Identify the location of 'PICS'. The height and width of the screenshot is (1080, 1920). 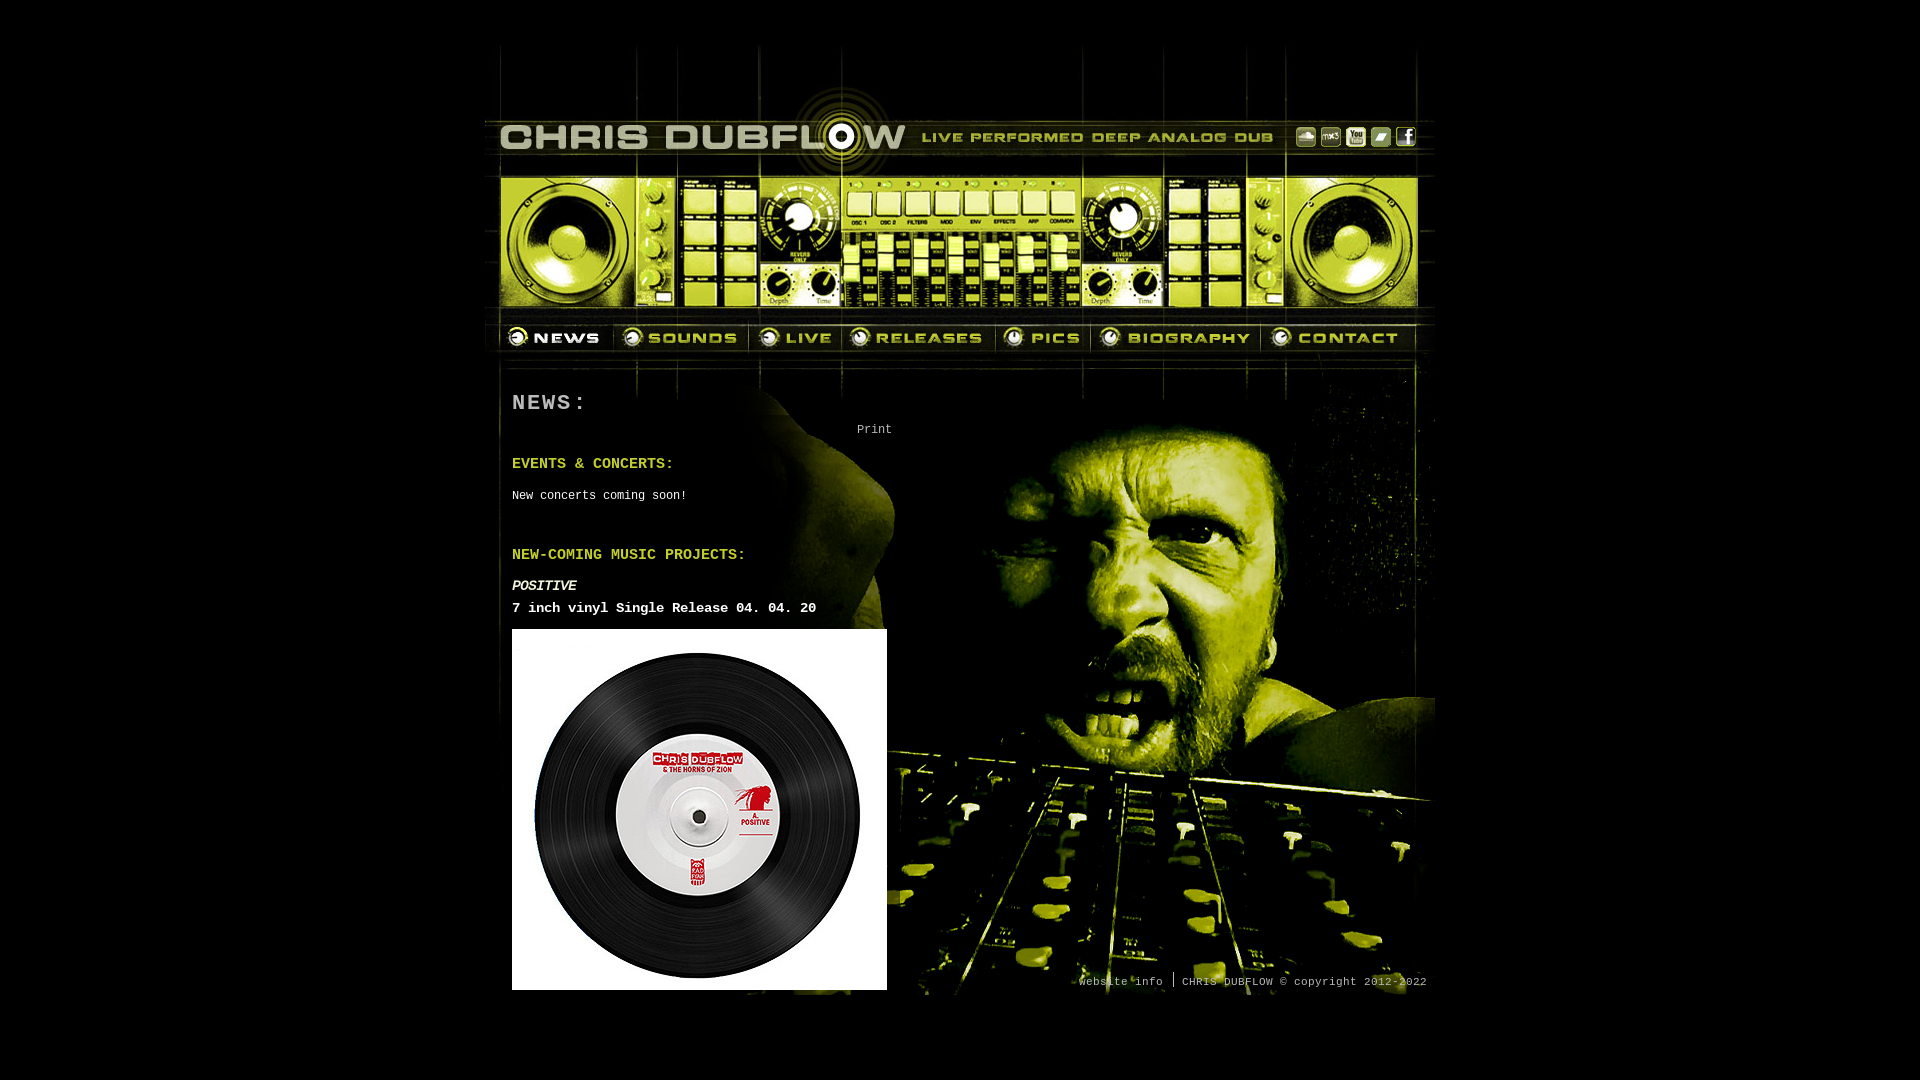
(996, 337).